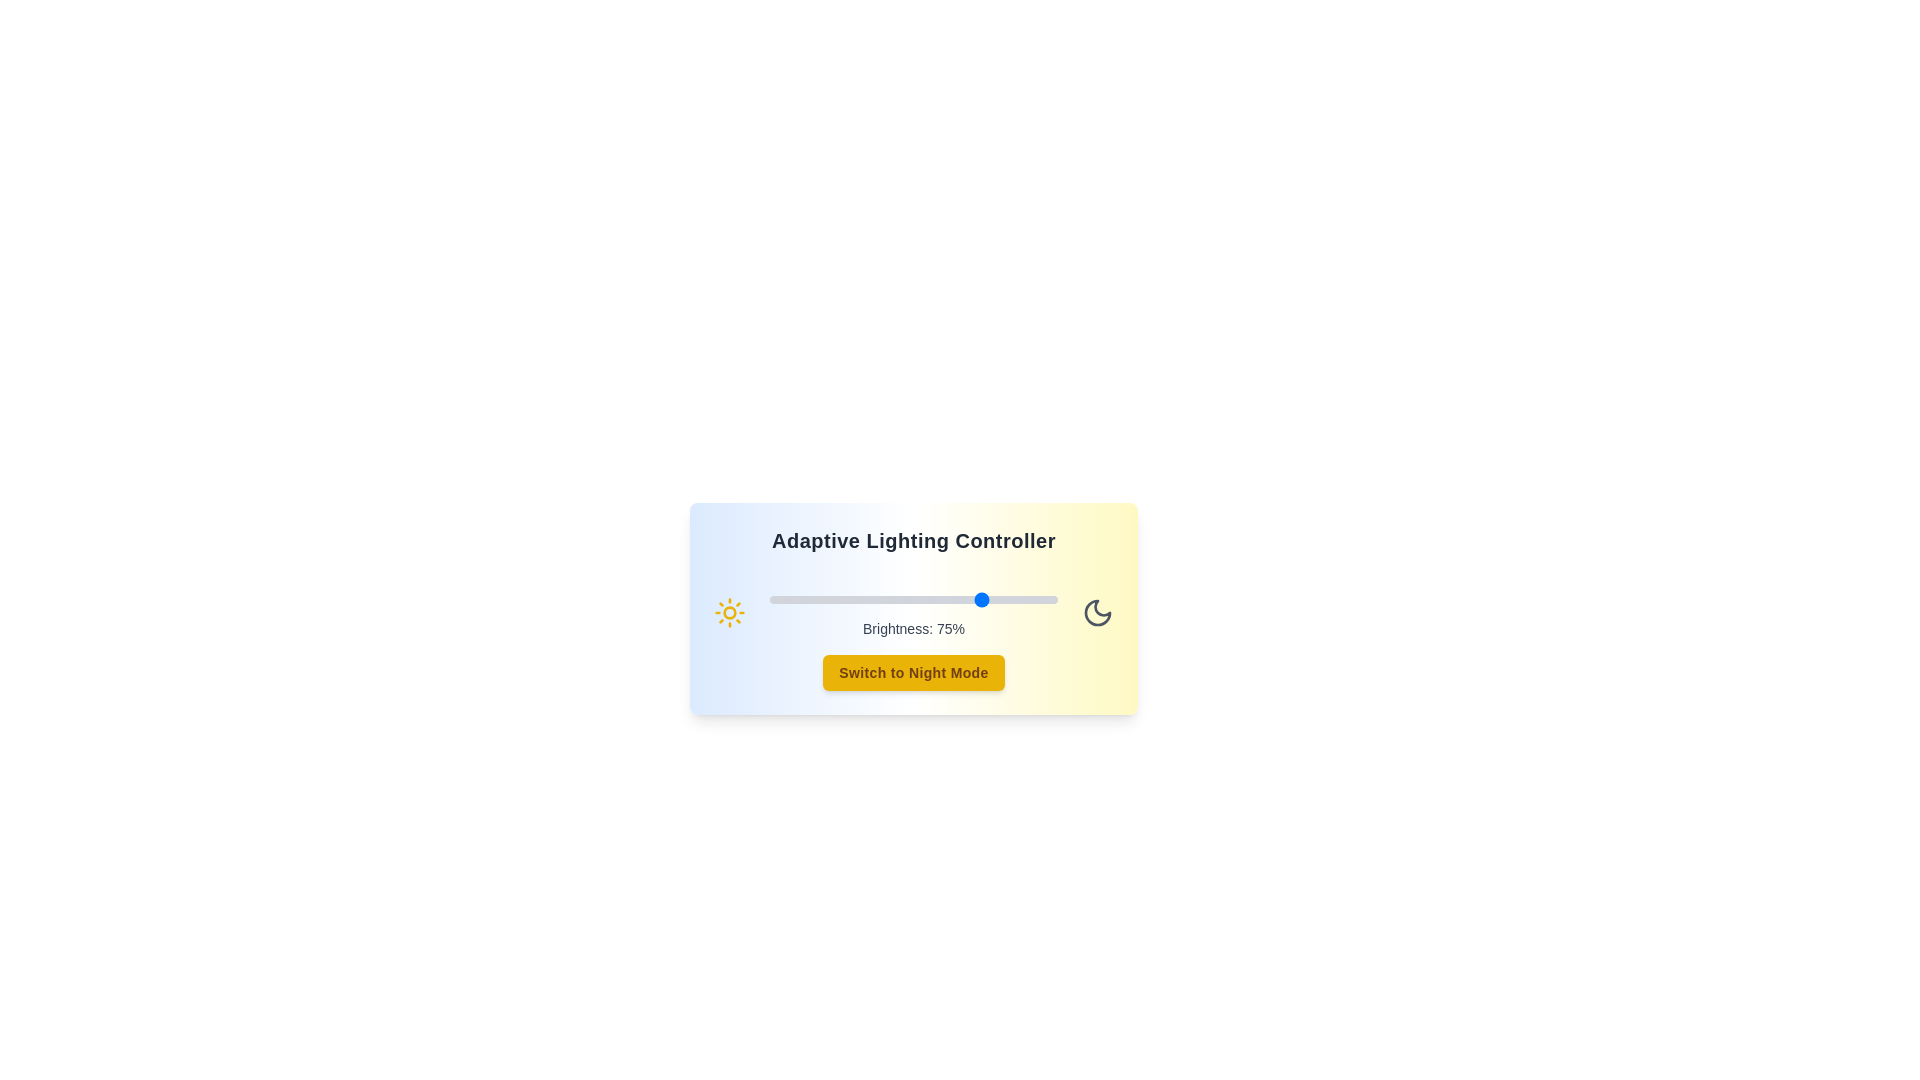 Image resolution: width=1920 pixels, height=1080 pixels. What do you see at coordinates (912, 672) in the screenshot?
I see `the 'Switch to Night Mode' button with a yellow background and brown text` at bounding box center [912, 672].